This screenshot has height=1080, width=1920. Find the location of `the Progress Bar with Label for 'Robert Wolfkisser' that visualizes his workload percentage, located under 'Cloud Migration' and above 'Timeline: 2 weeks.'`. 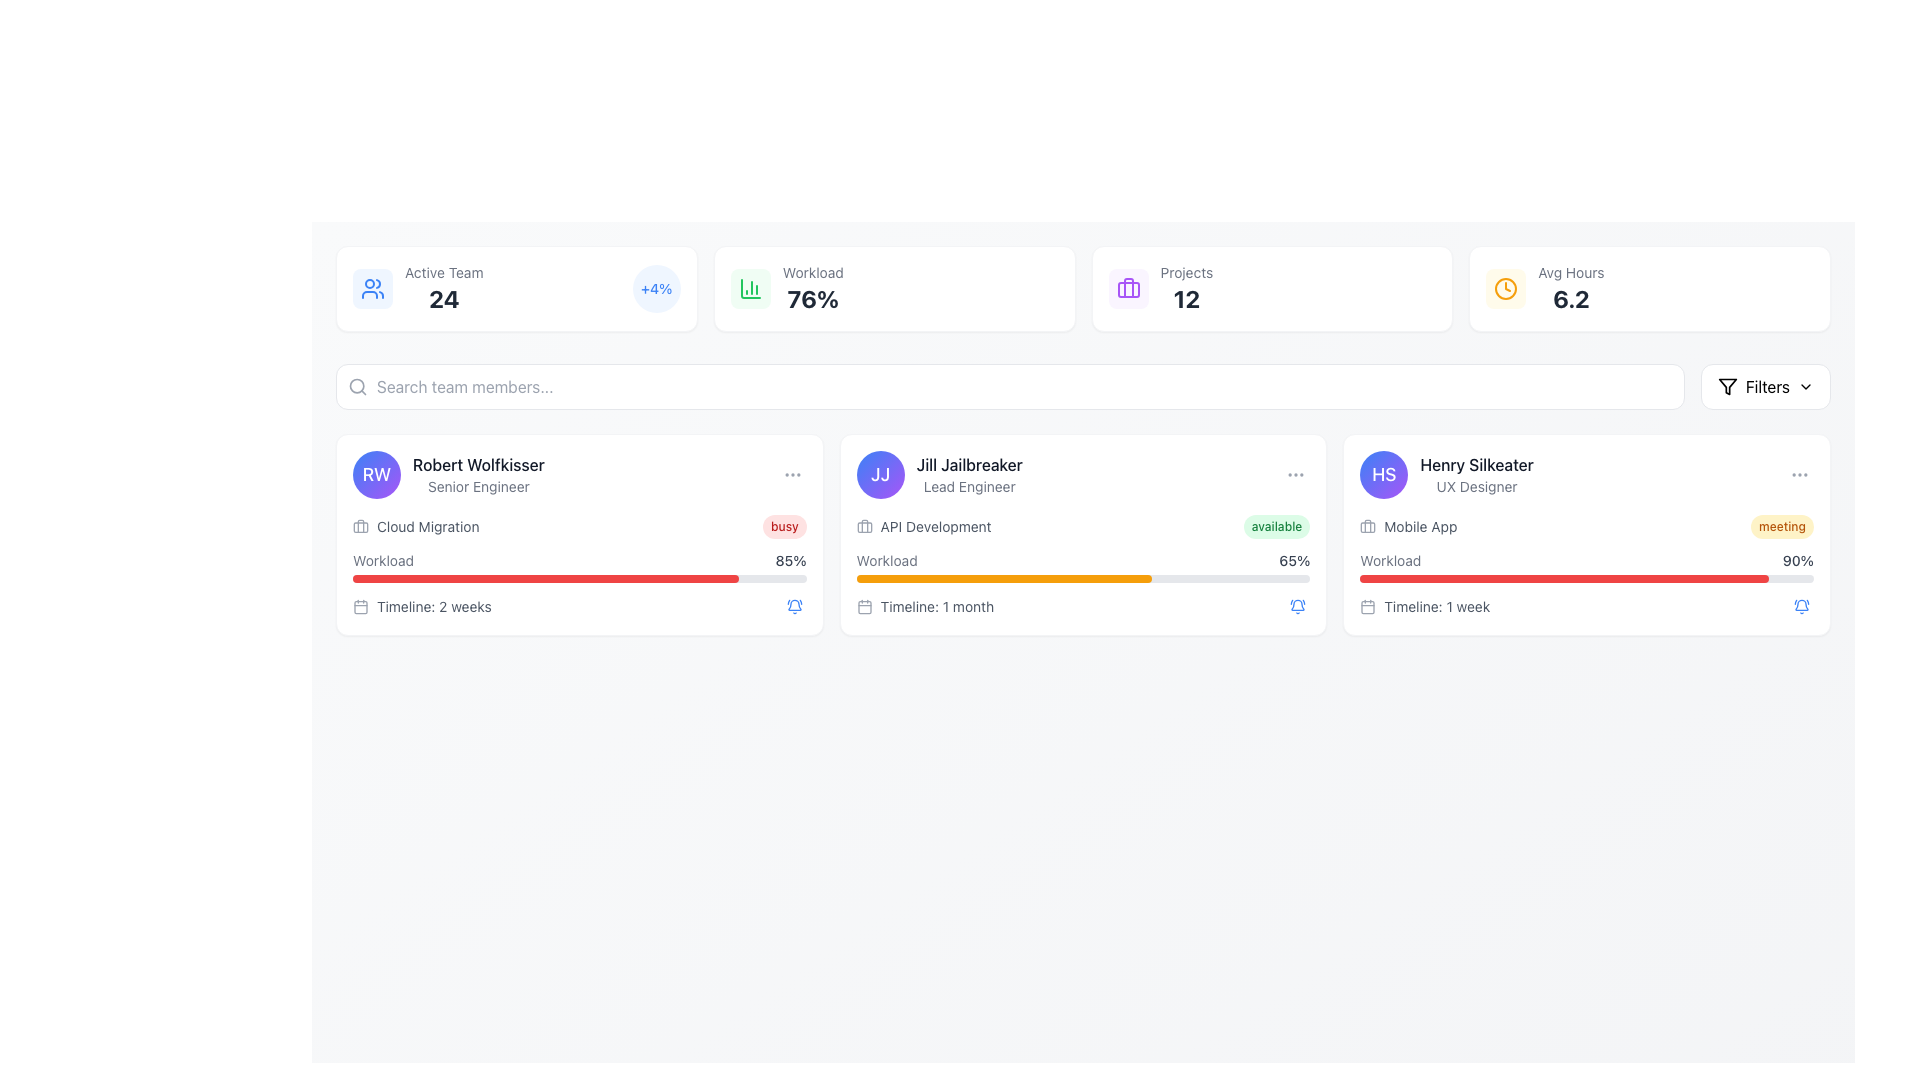

the Progress Bar with Label for 'Robert Wolfkisser' that visualizes his workload percentage, located under 'Cloud Migration' and above 'Timeline: 2 weeks.' is located at coordinates (578, 567).